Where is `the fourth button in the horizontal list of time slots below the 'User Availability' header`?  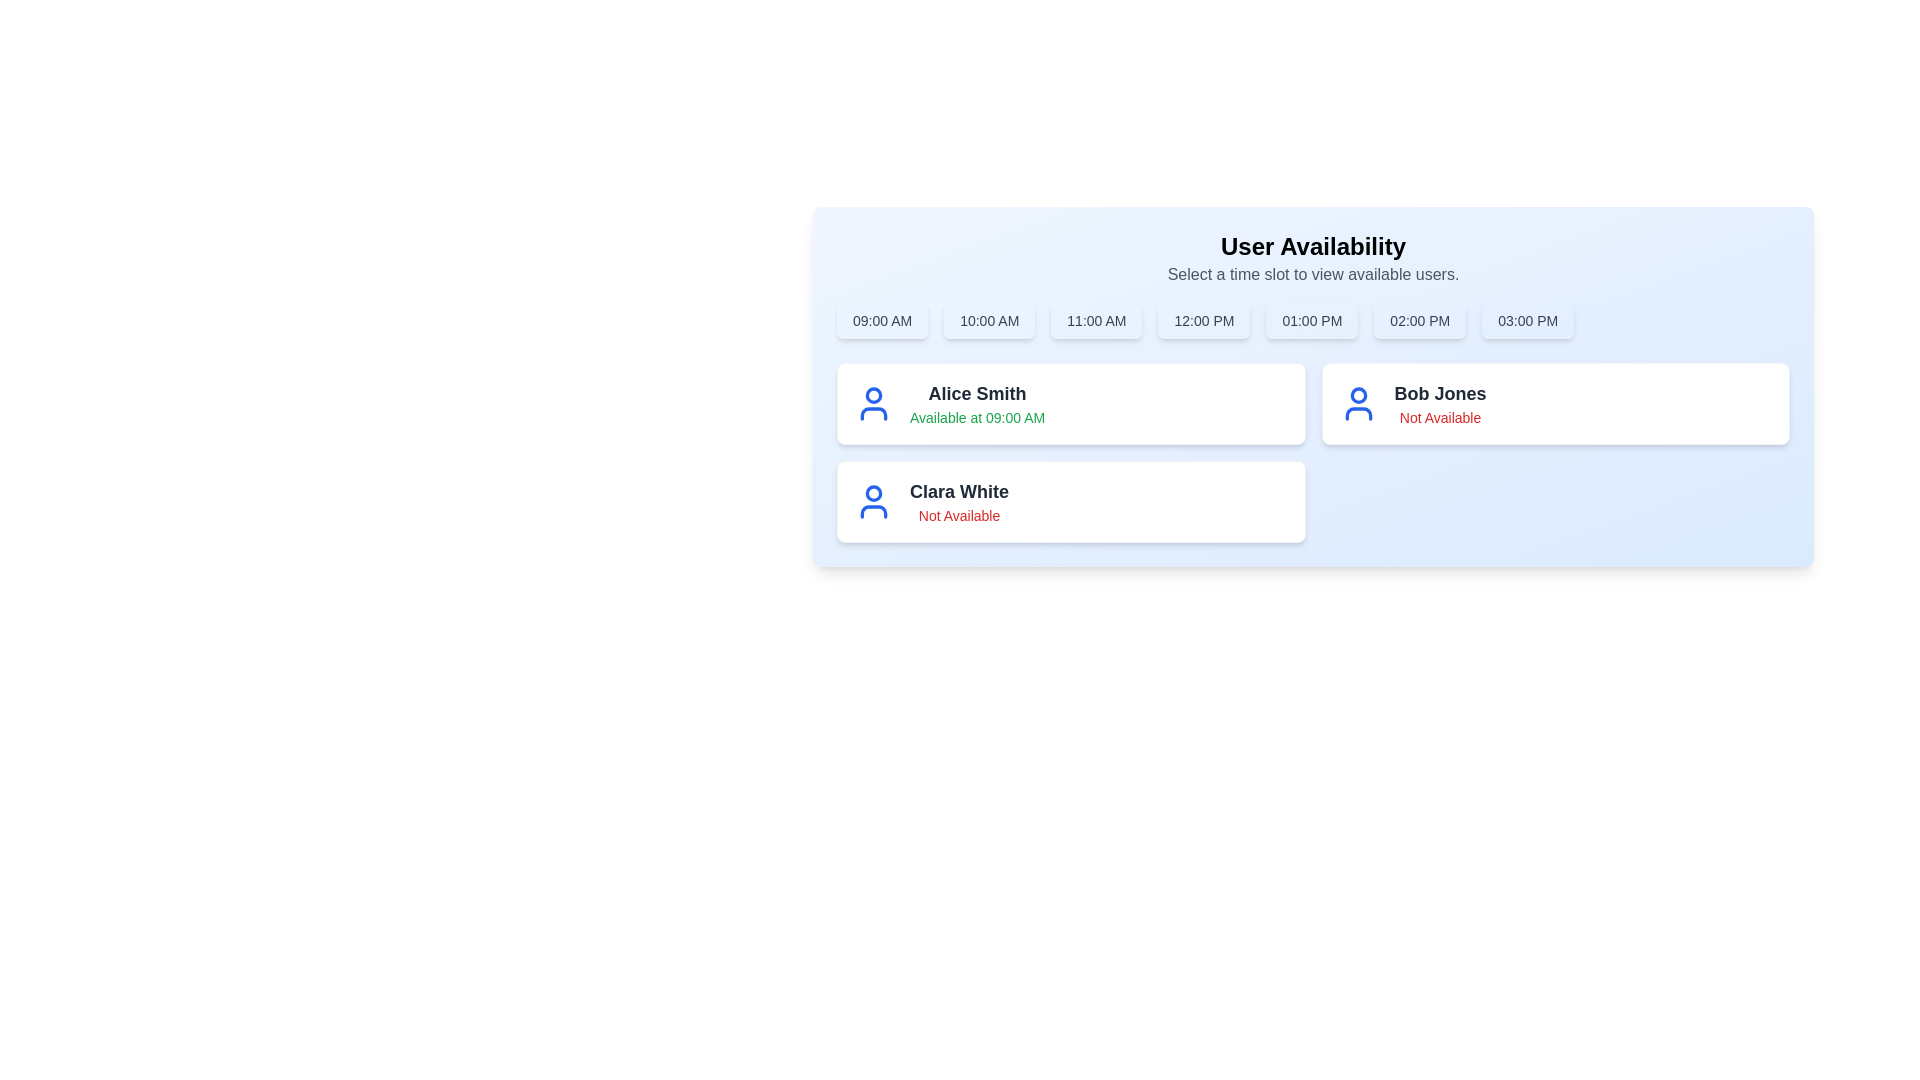 the fourth button in the horizontal list of time slots below the 'User Availability' header is located at coordinates (1203, 319).